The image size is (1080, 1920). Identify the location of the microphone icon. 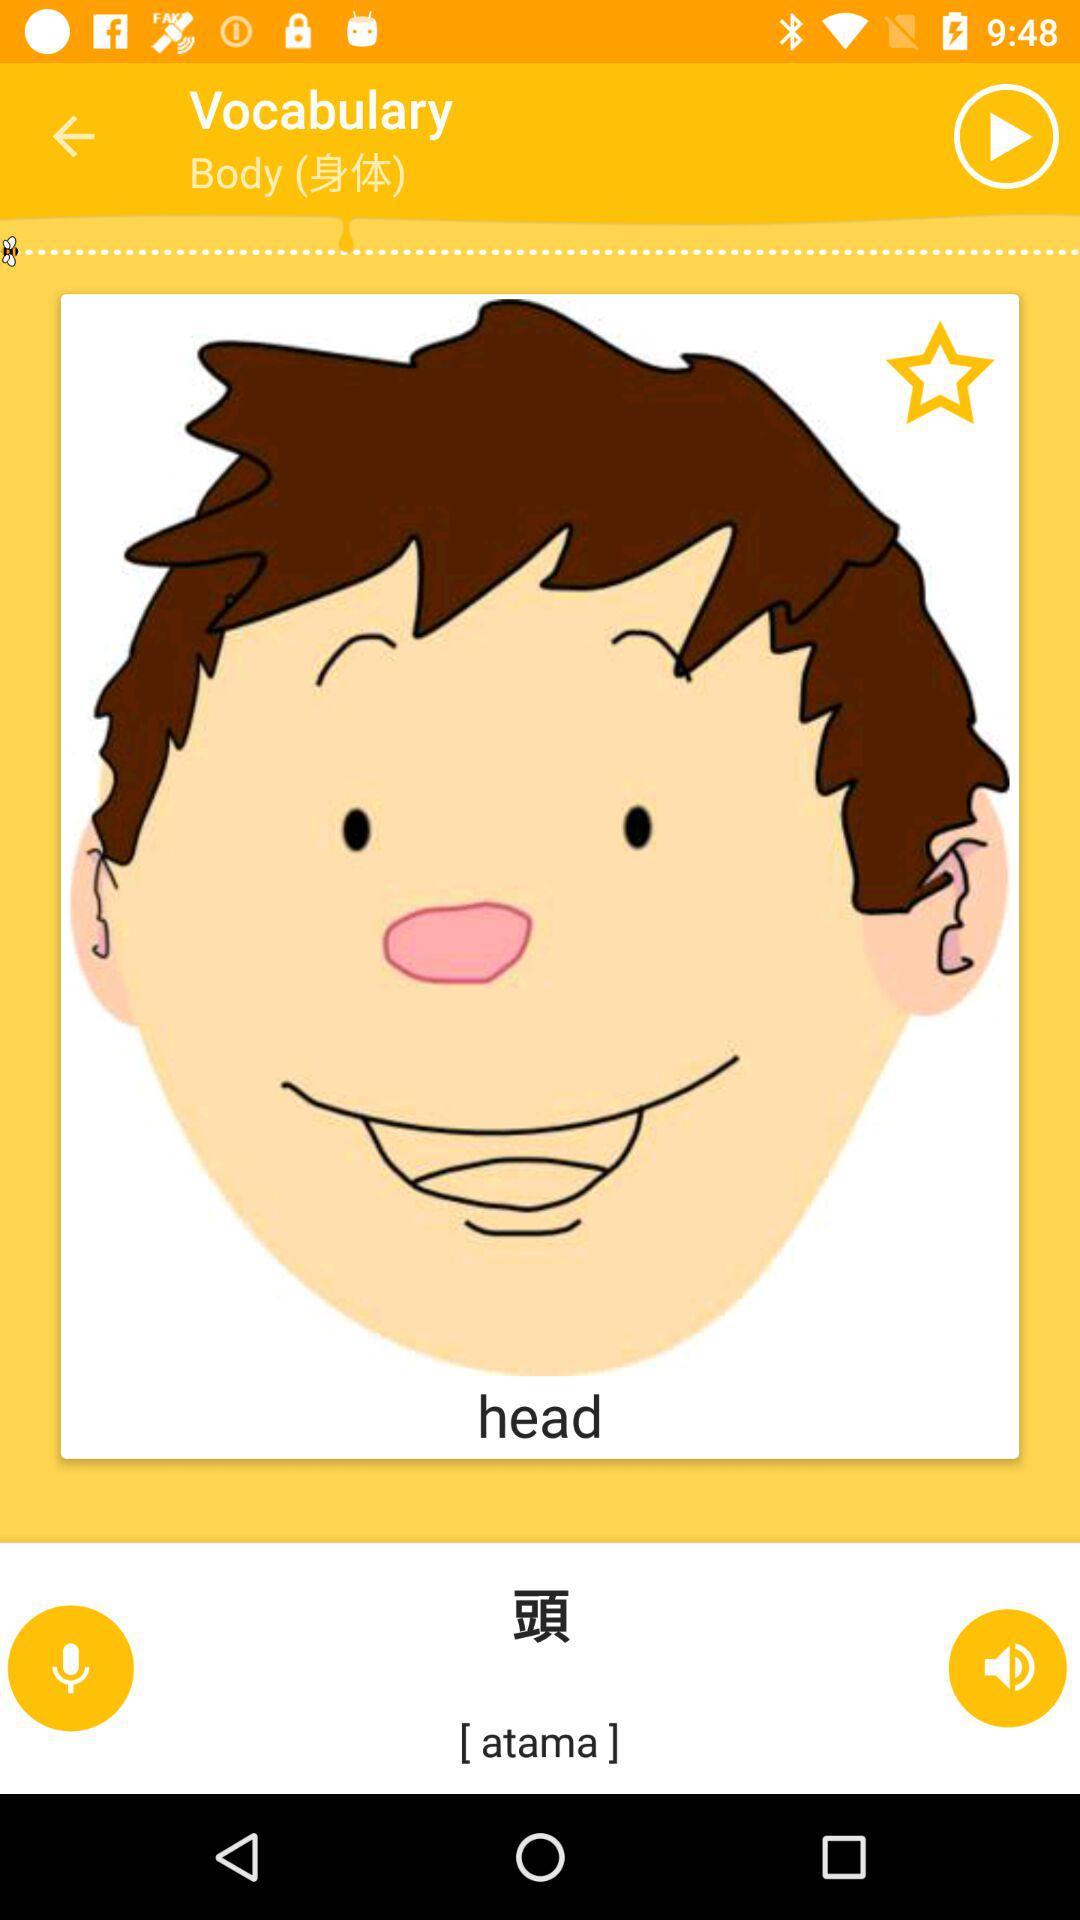
(69, 1668).